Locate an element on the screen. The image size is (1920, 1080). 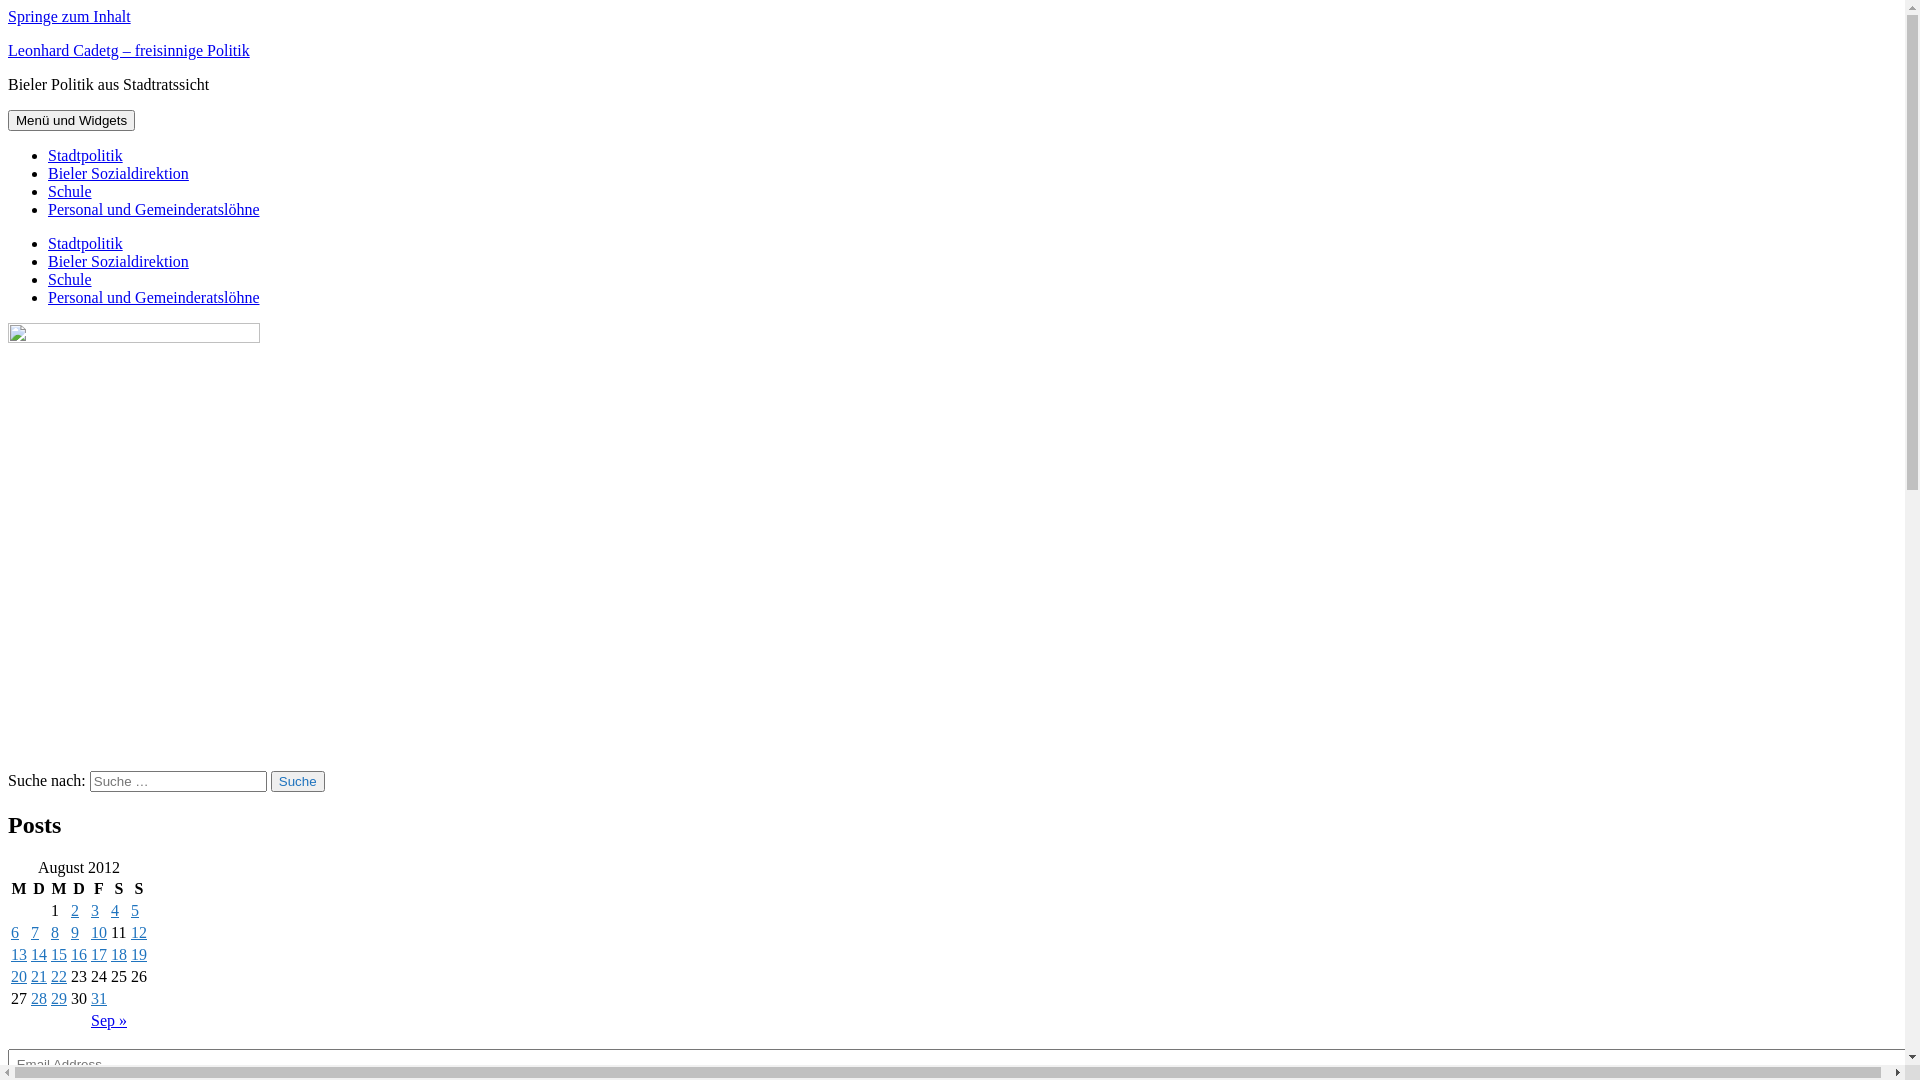
'14' is located at coordinates (38, 953).